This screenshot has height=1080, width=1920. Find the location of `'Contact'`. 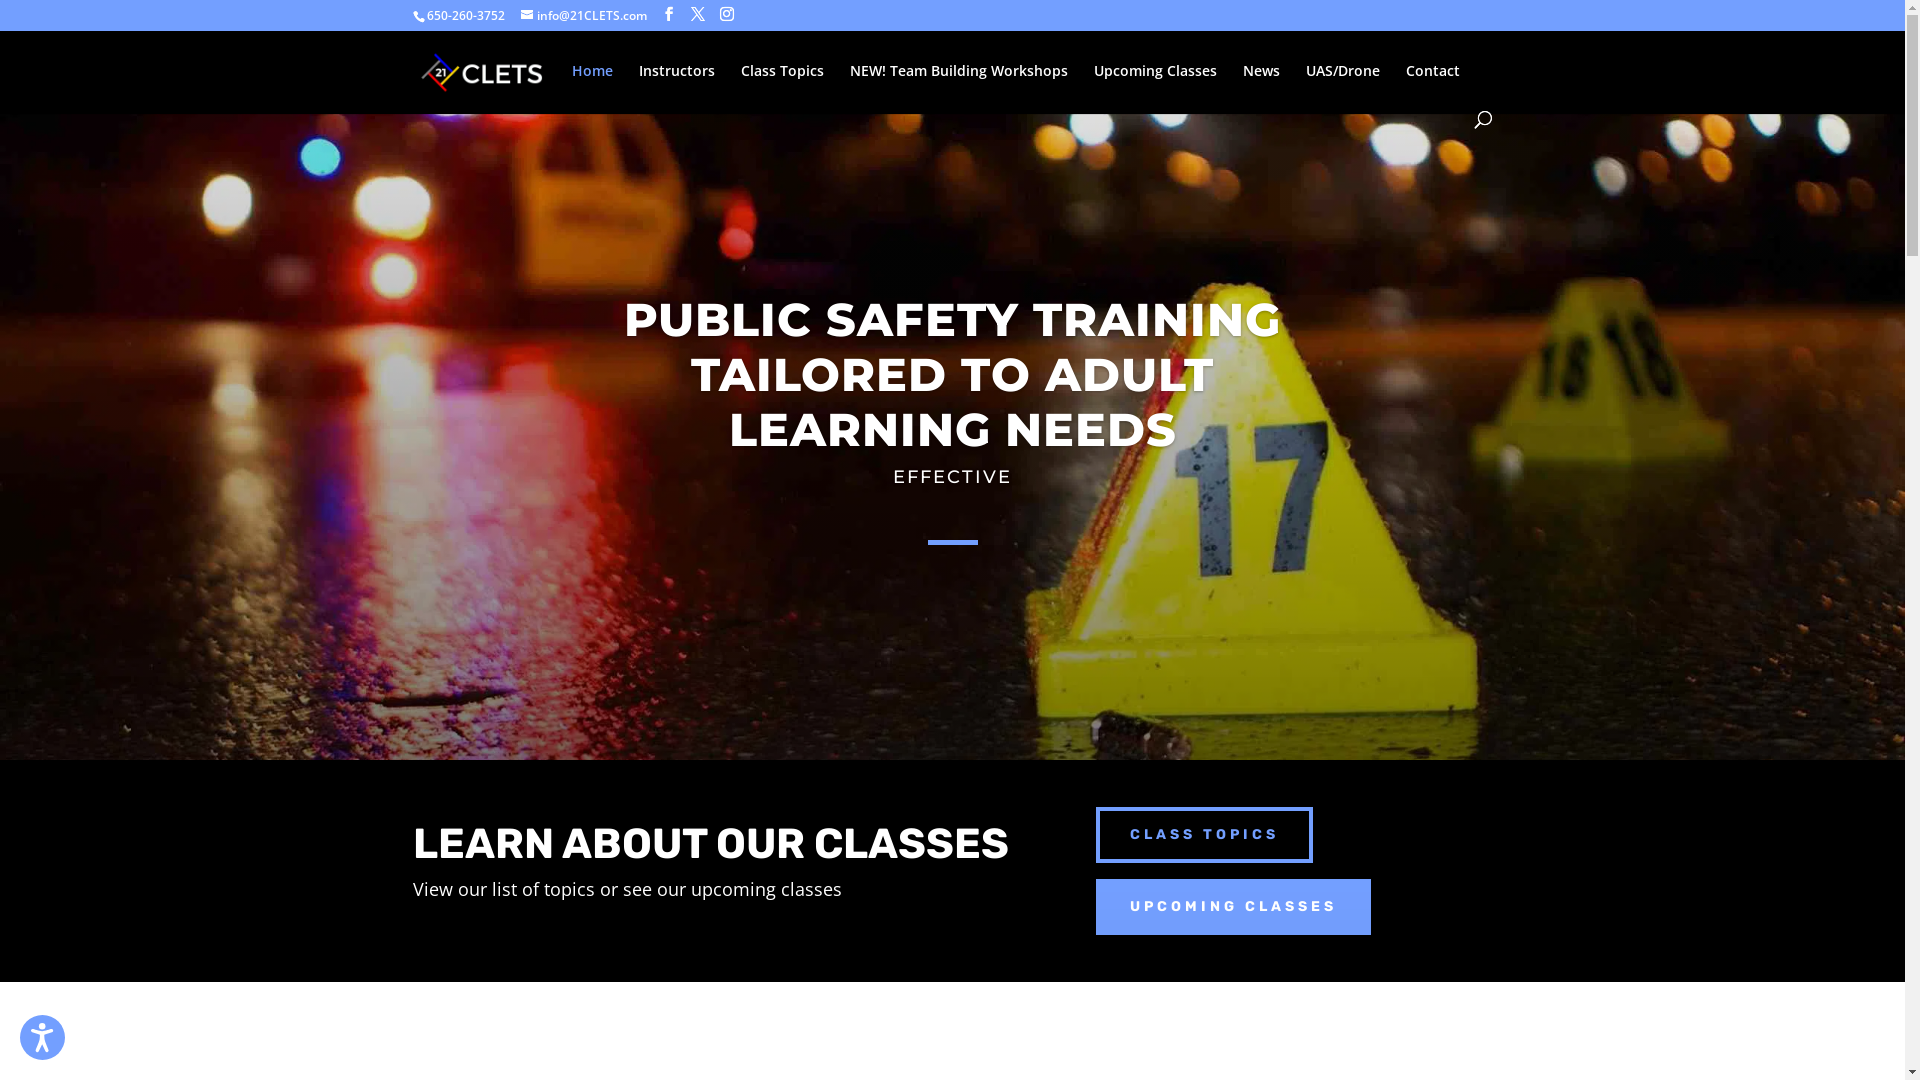

'Contact' is located at coordinates (1432, 86).